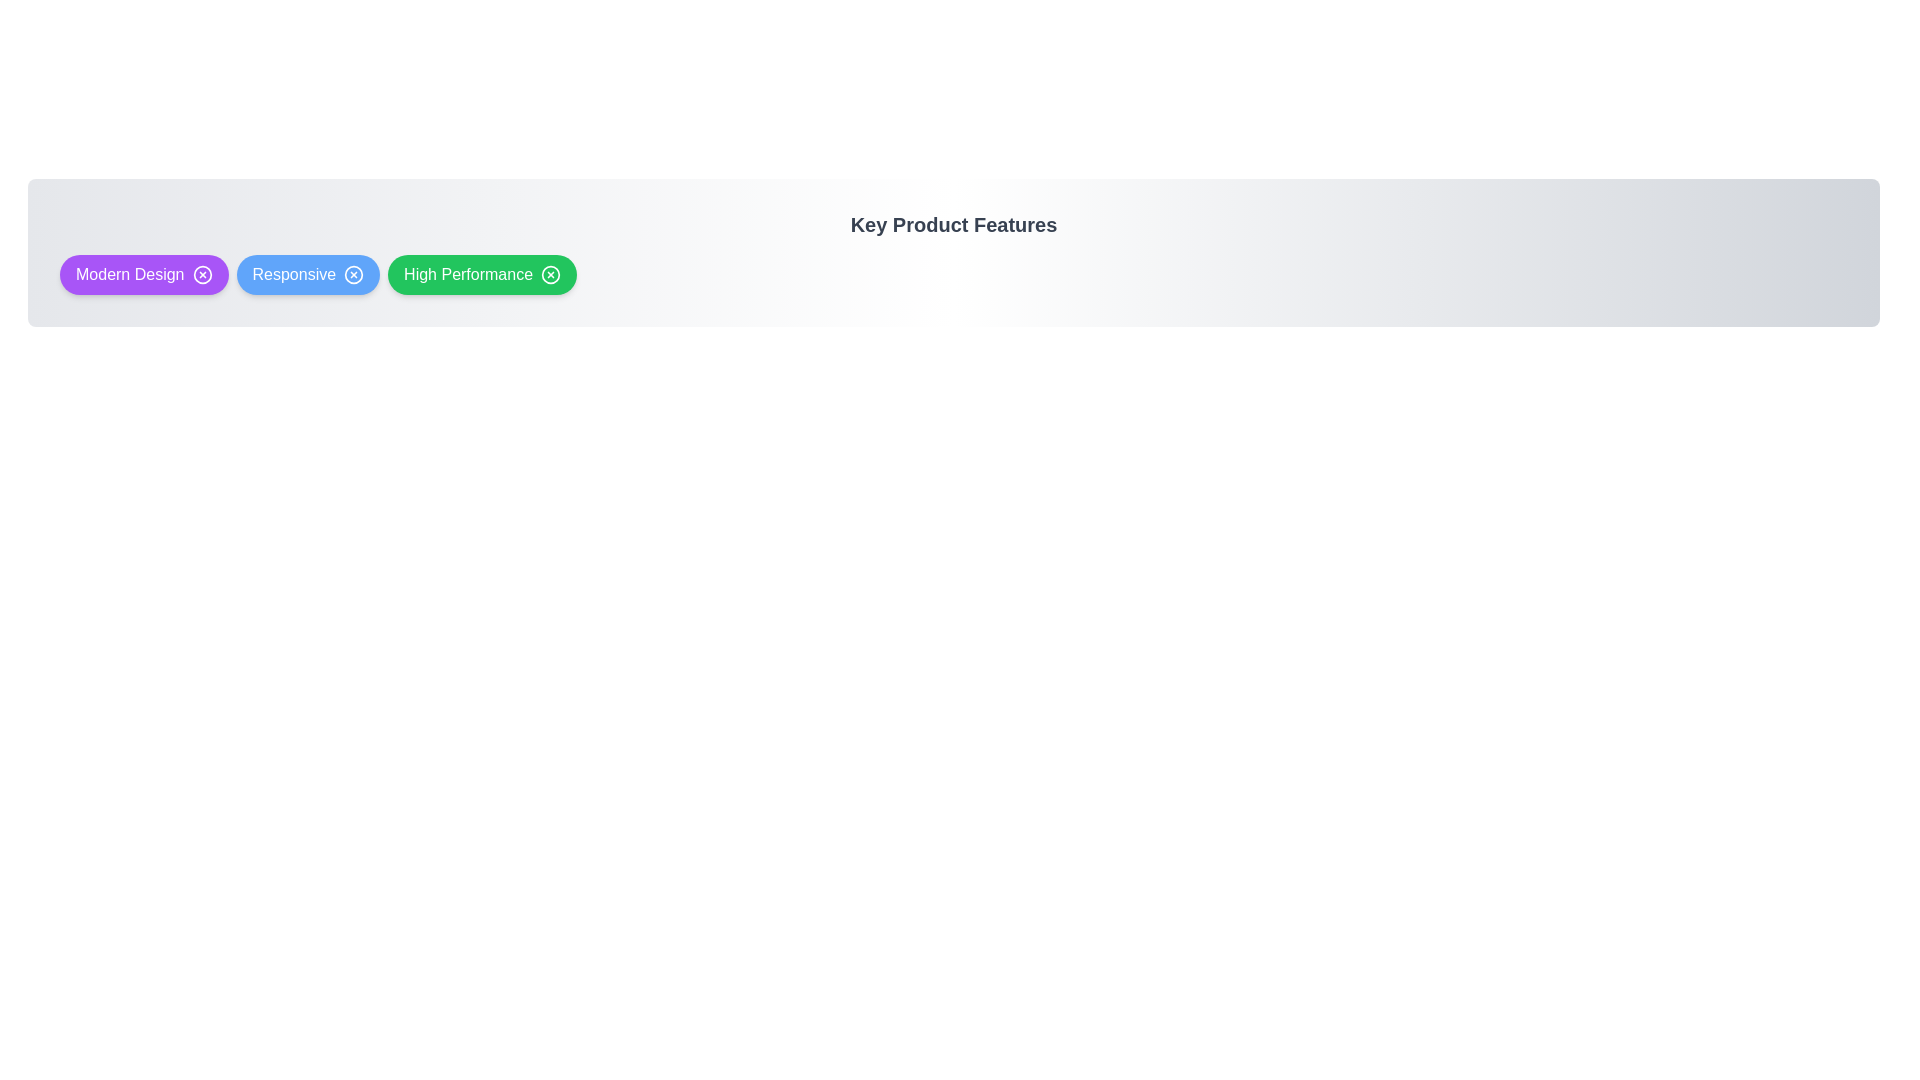 This screenshot has width=1920, height=1080. What do you see at coordinates (551, 274) in the screenshot?
I see `remove button for the feature High Performance` at bounding box center [551, 274].